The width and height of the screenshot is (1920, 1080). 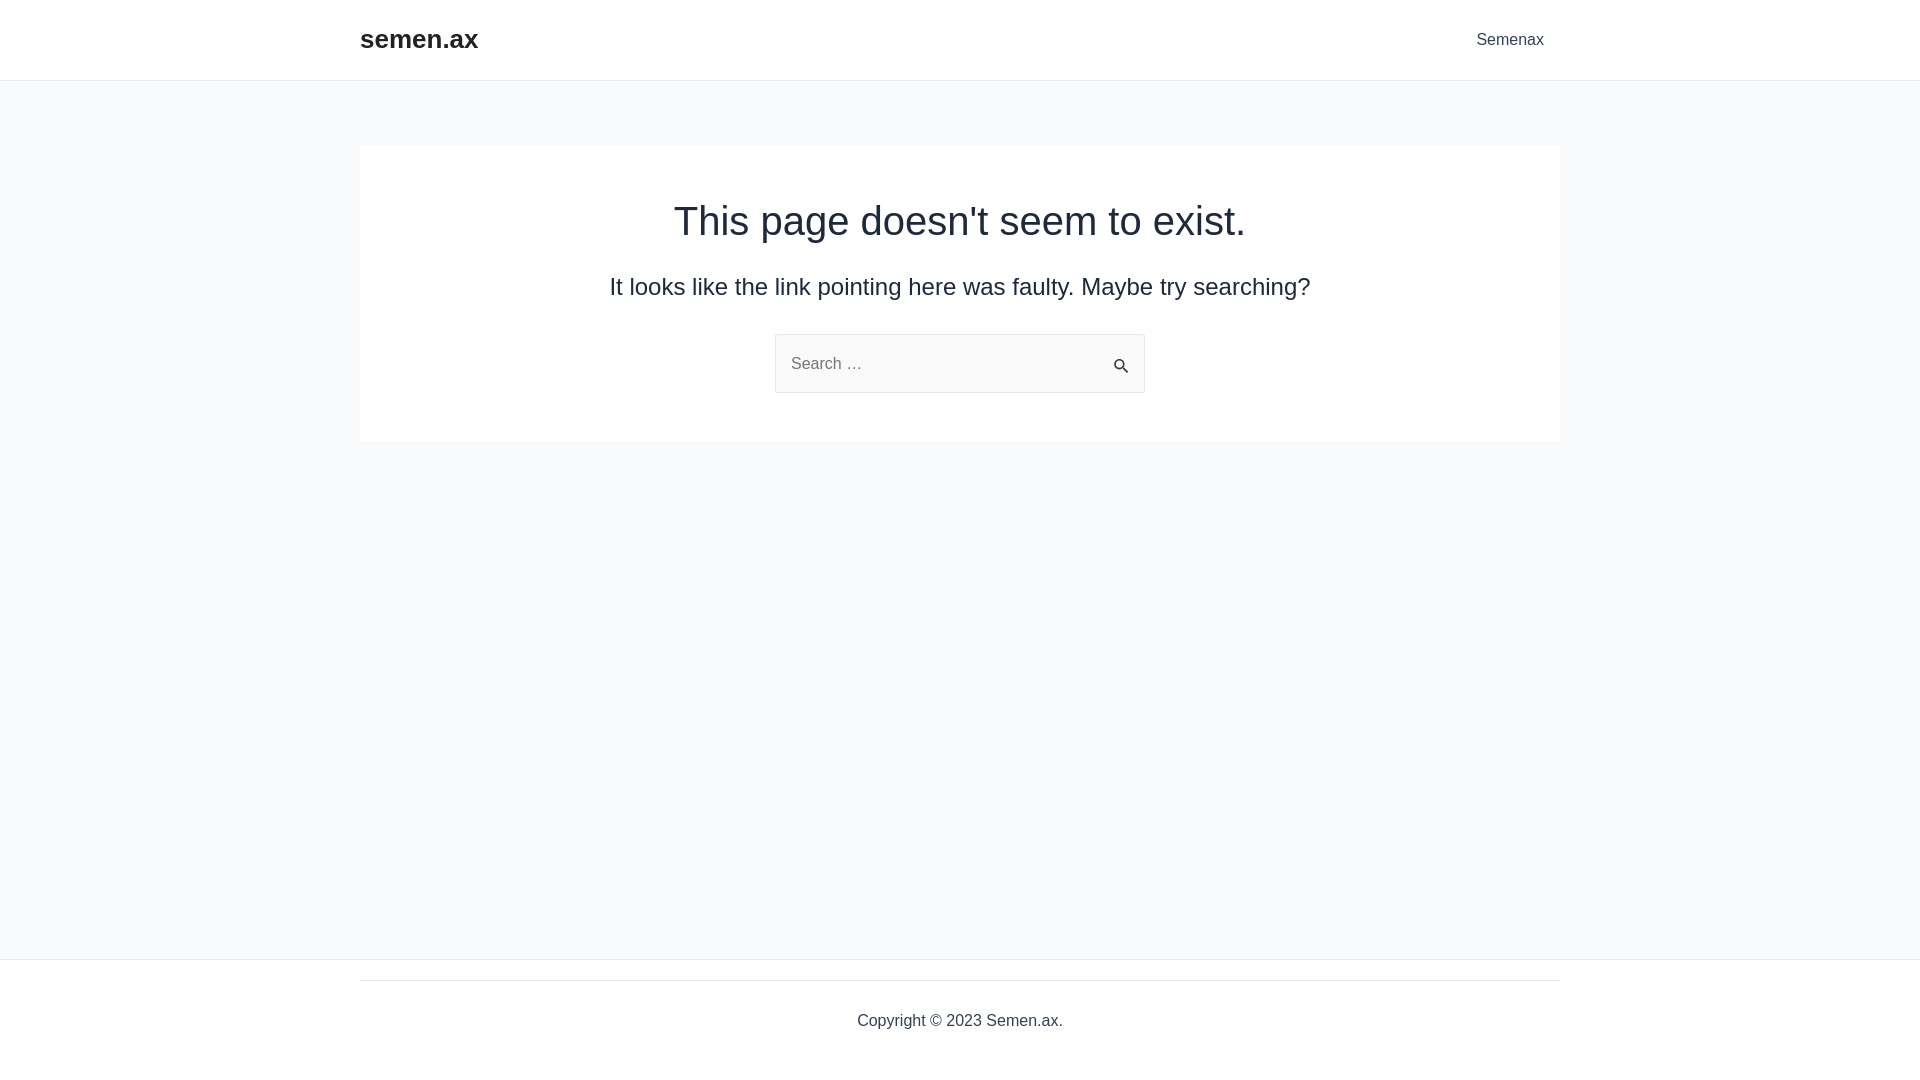 I want to click on 'Search', so click(x=1122, y=353).